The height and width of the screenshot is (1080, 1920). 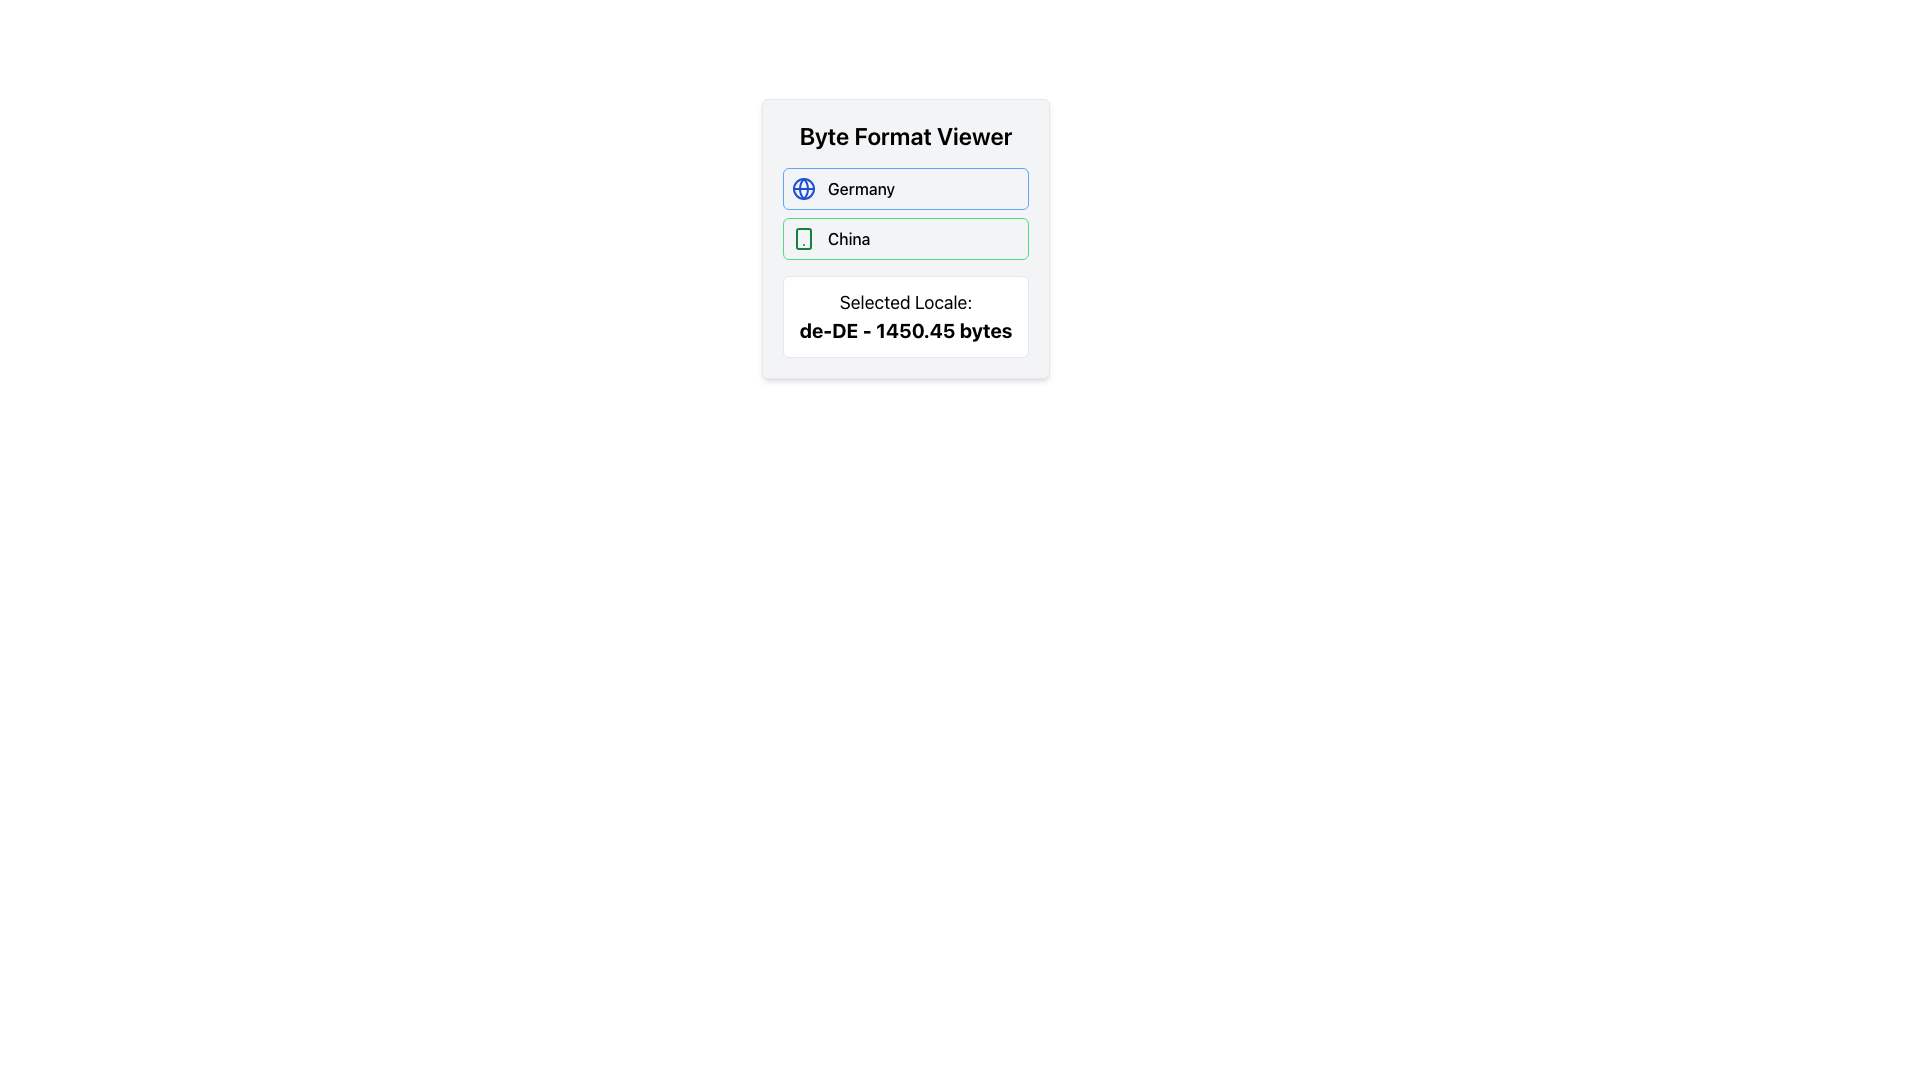 What do you see at coordinates (804, 238) in the screenshot?
I see `the green smartphone icon, which is located on the leftmost side of the UI panel, next to the text 'China'` at bounding box center [804, 238].